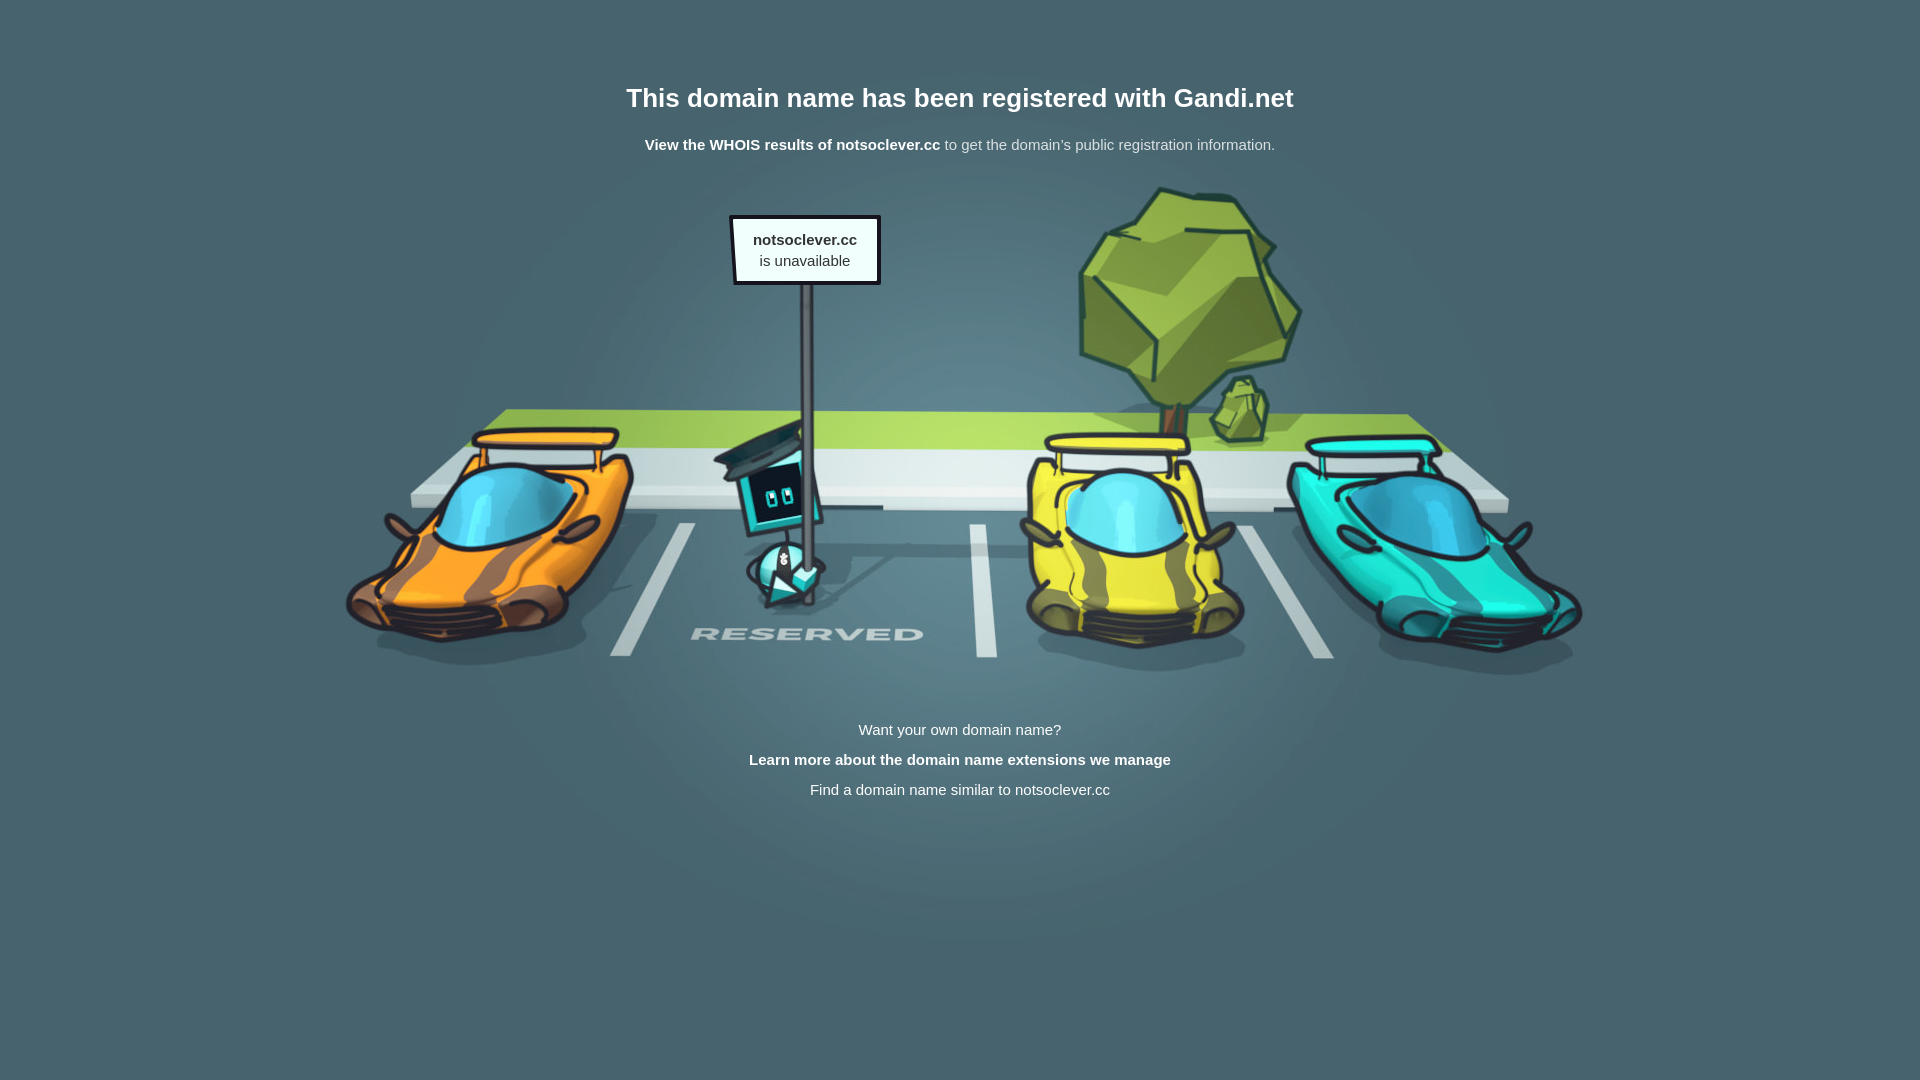  What do you see at coordinates (791, 143) in the screenshot?
I see `'View the WHOIS results of notsoclever.cc'` at bounding box center [791, 143].